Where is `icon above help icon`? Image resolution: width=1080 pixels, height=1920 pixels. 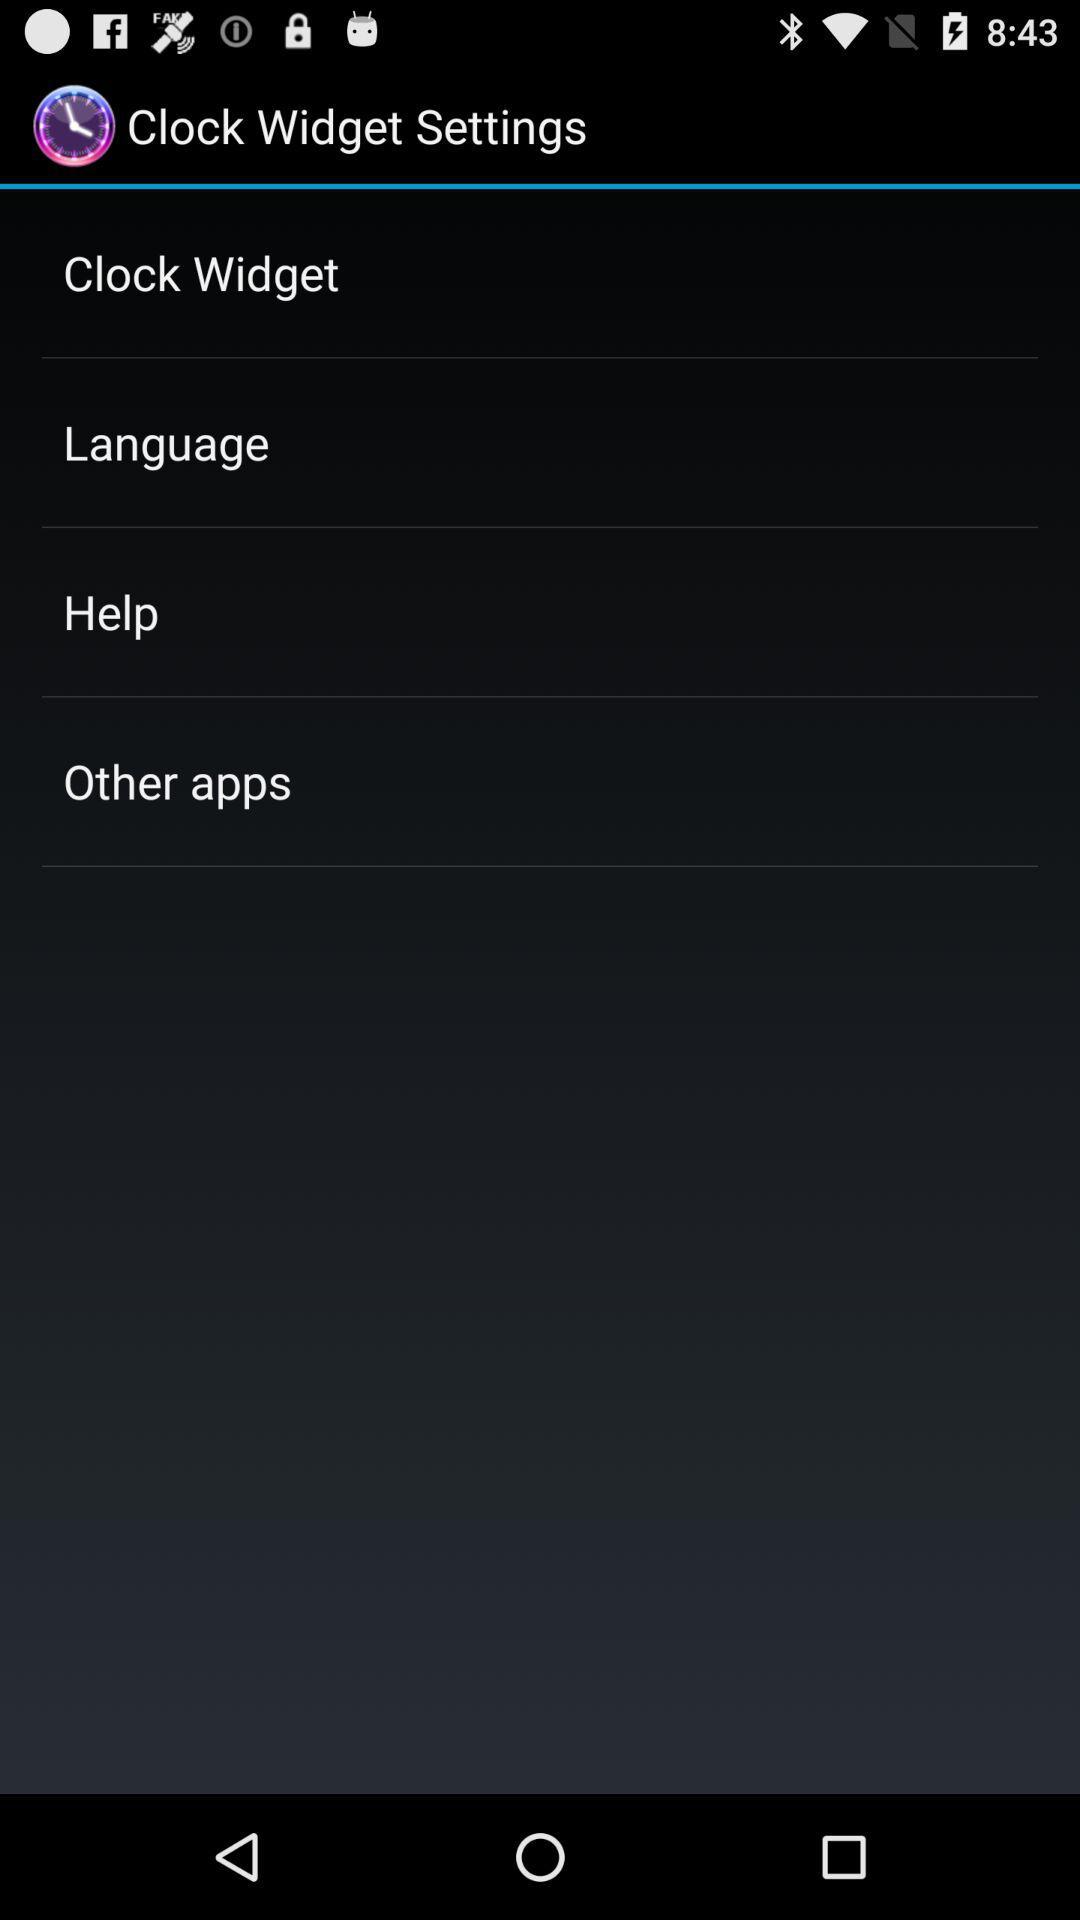
icon above help icon is located at coordinates (165, 441).